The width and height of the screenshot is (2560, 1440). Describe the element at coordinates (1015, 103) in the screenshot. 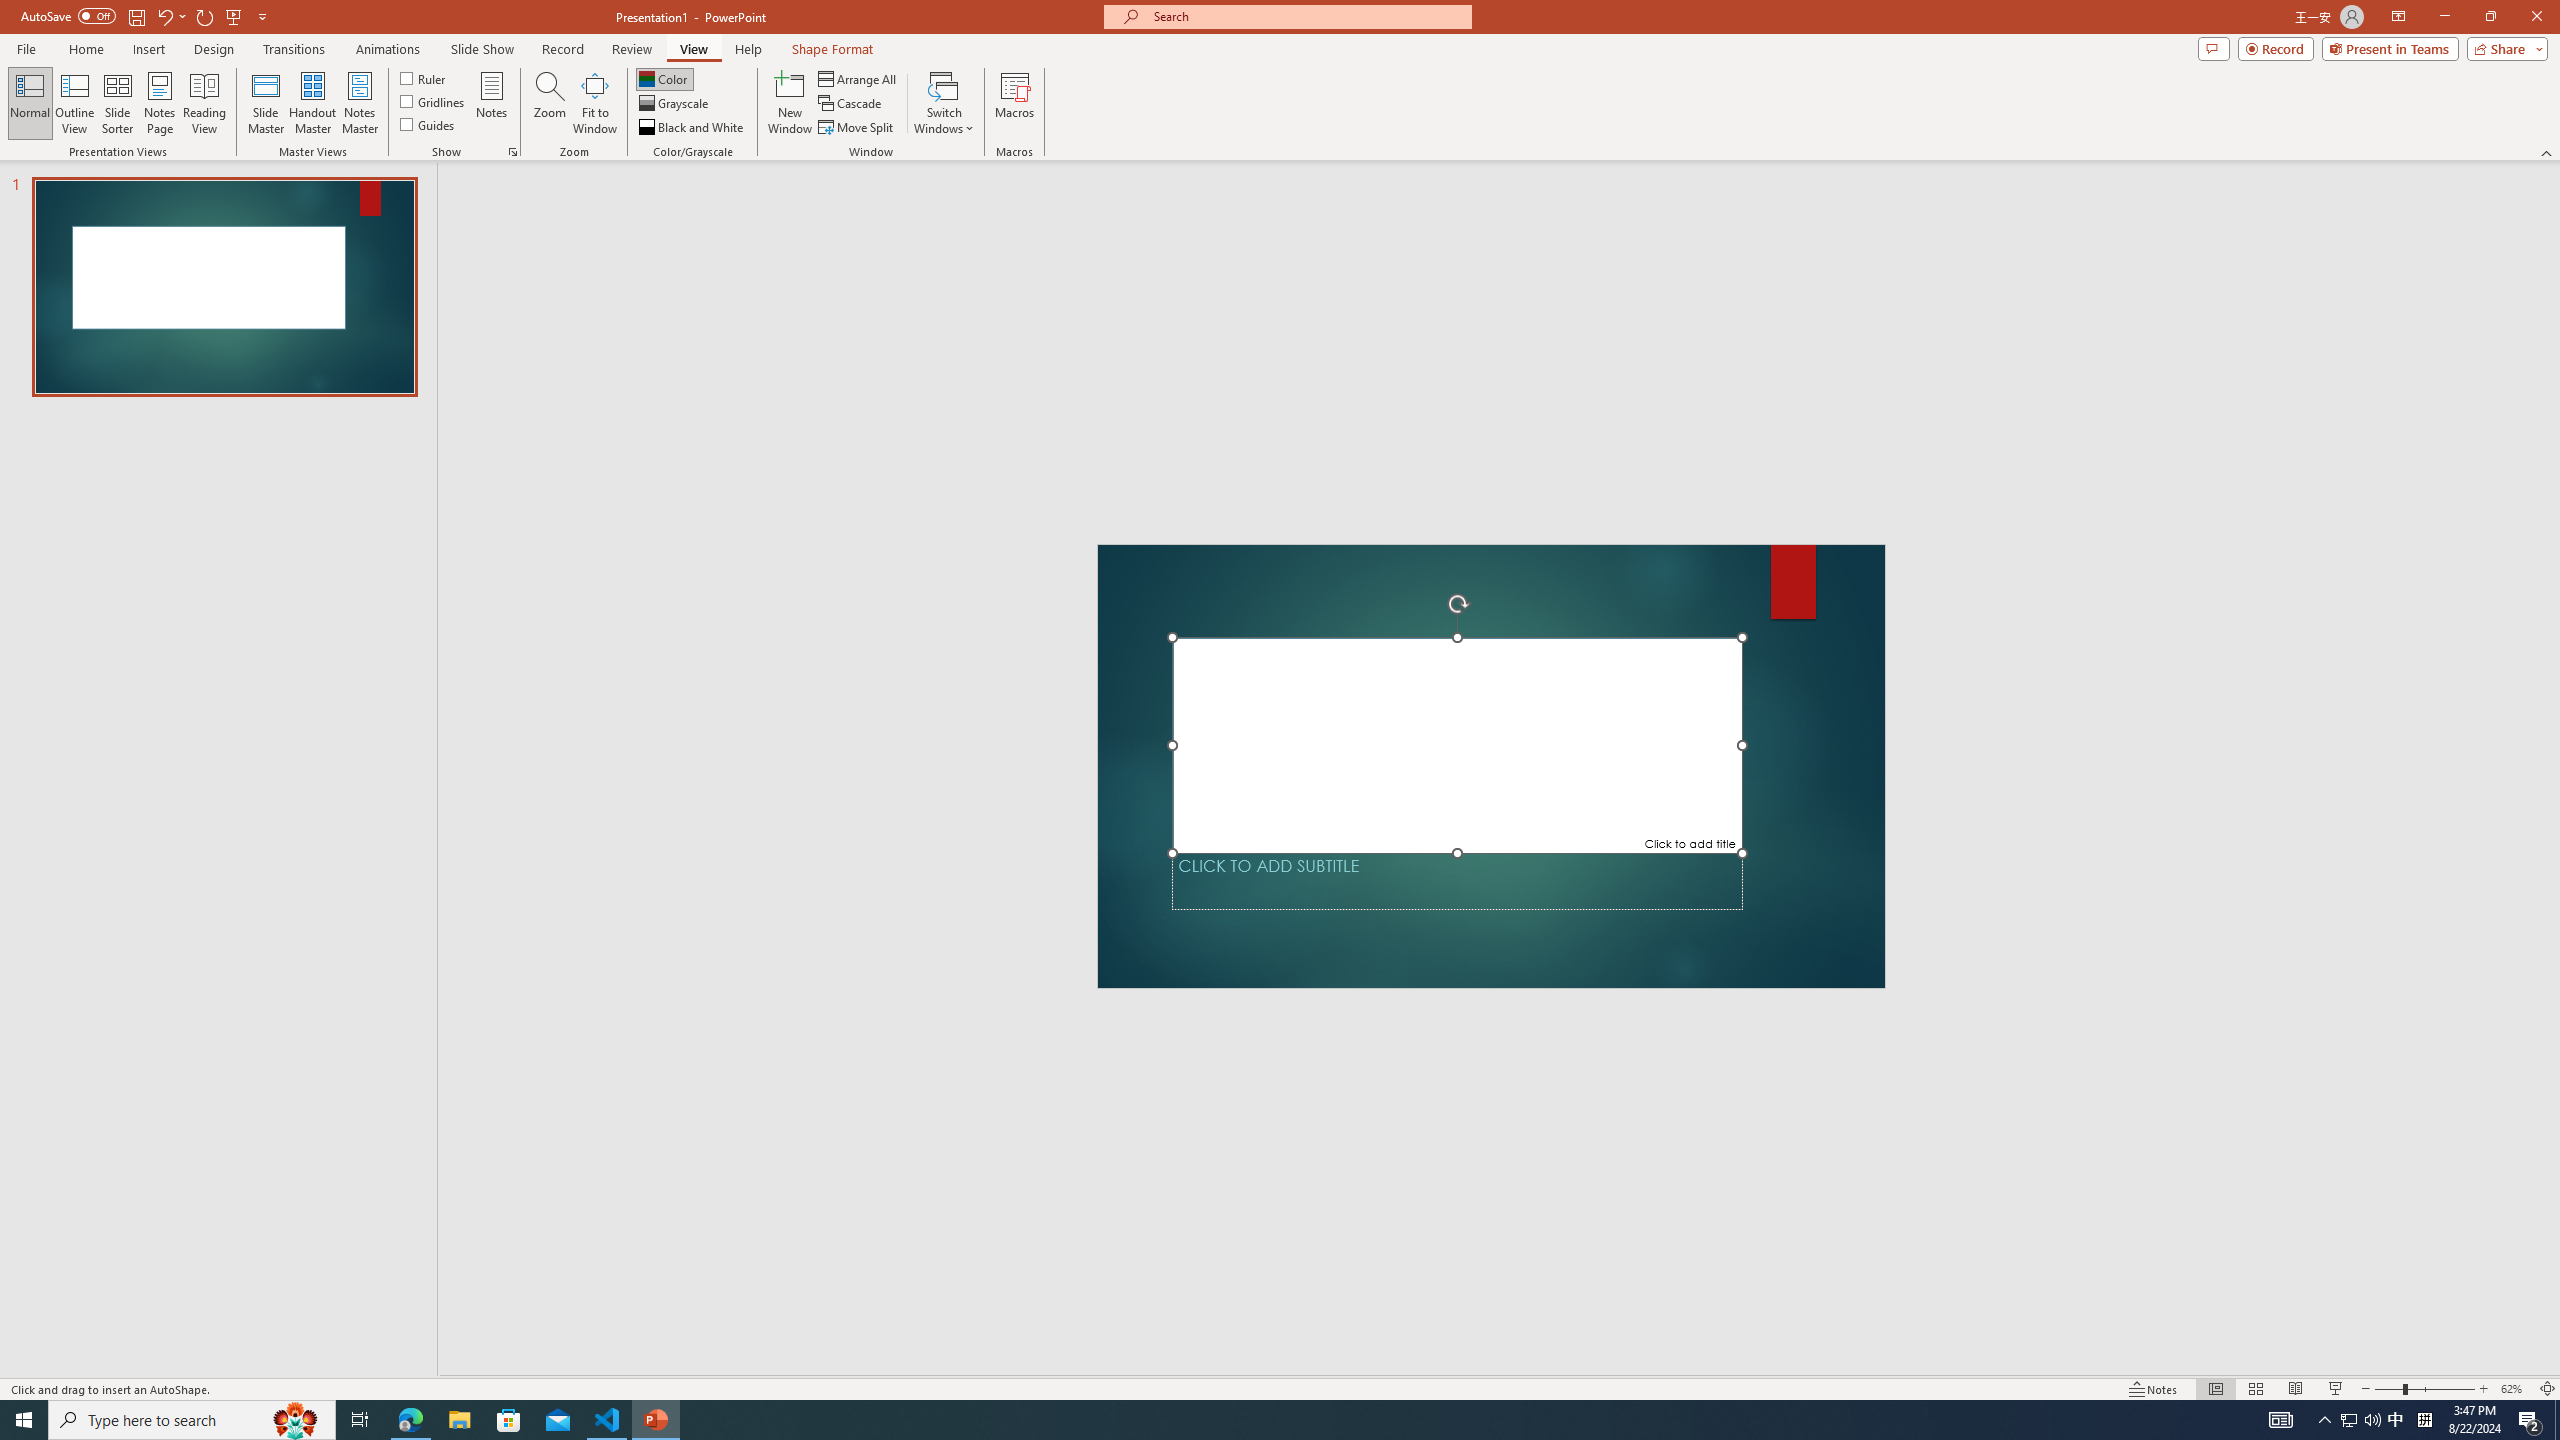

I see `'Macros'` at that location.